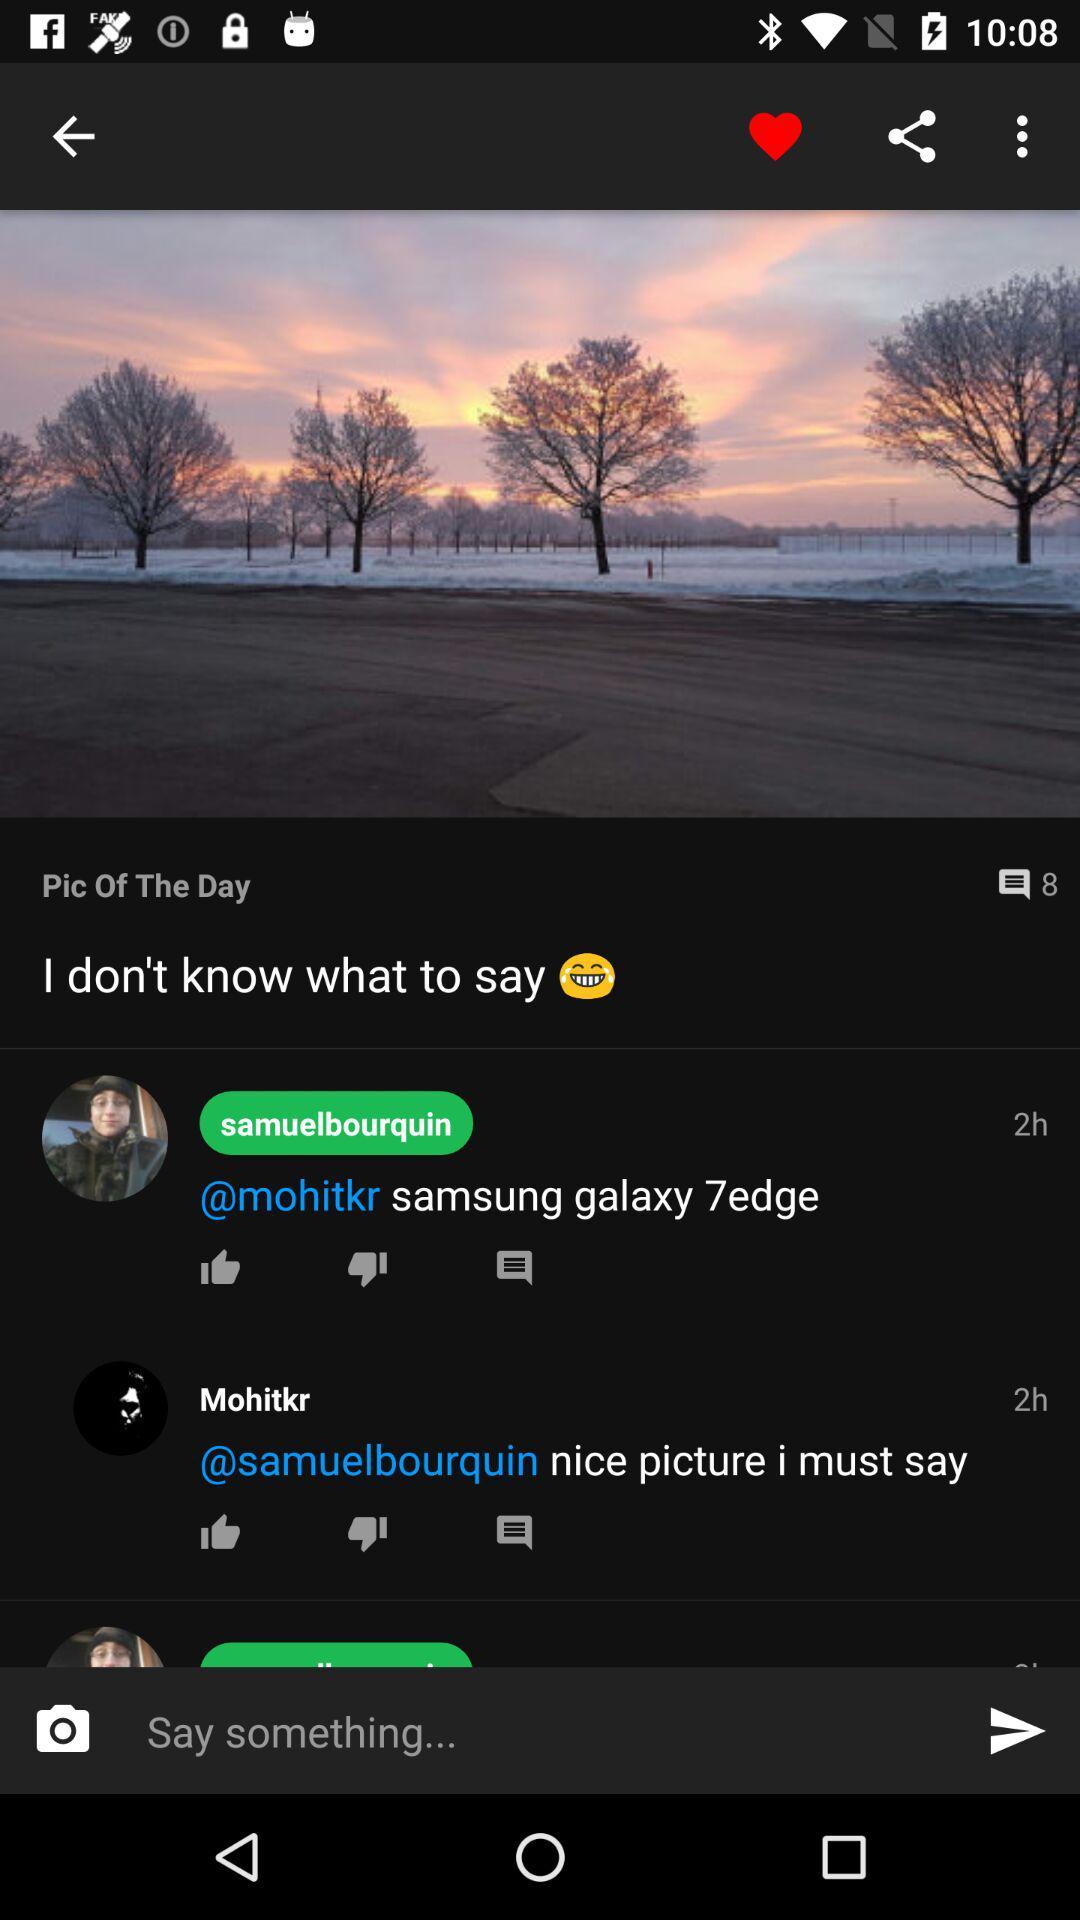  Describe the element at coordinates (1019, 883) in the screenshot. I see `item above the i don t item` at that location.